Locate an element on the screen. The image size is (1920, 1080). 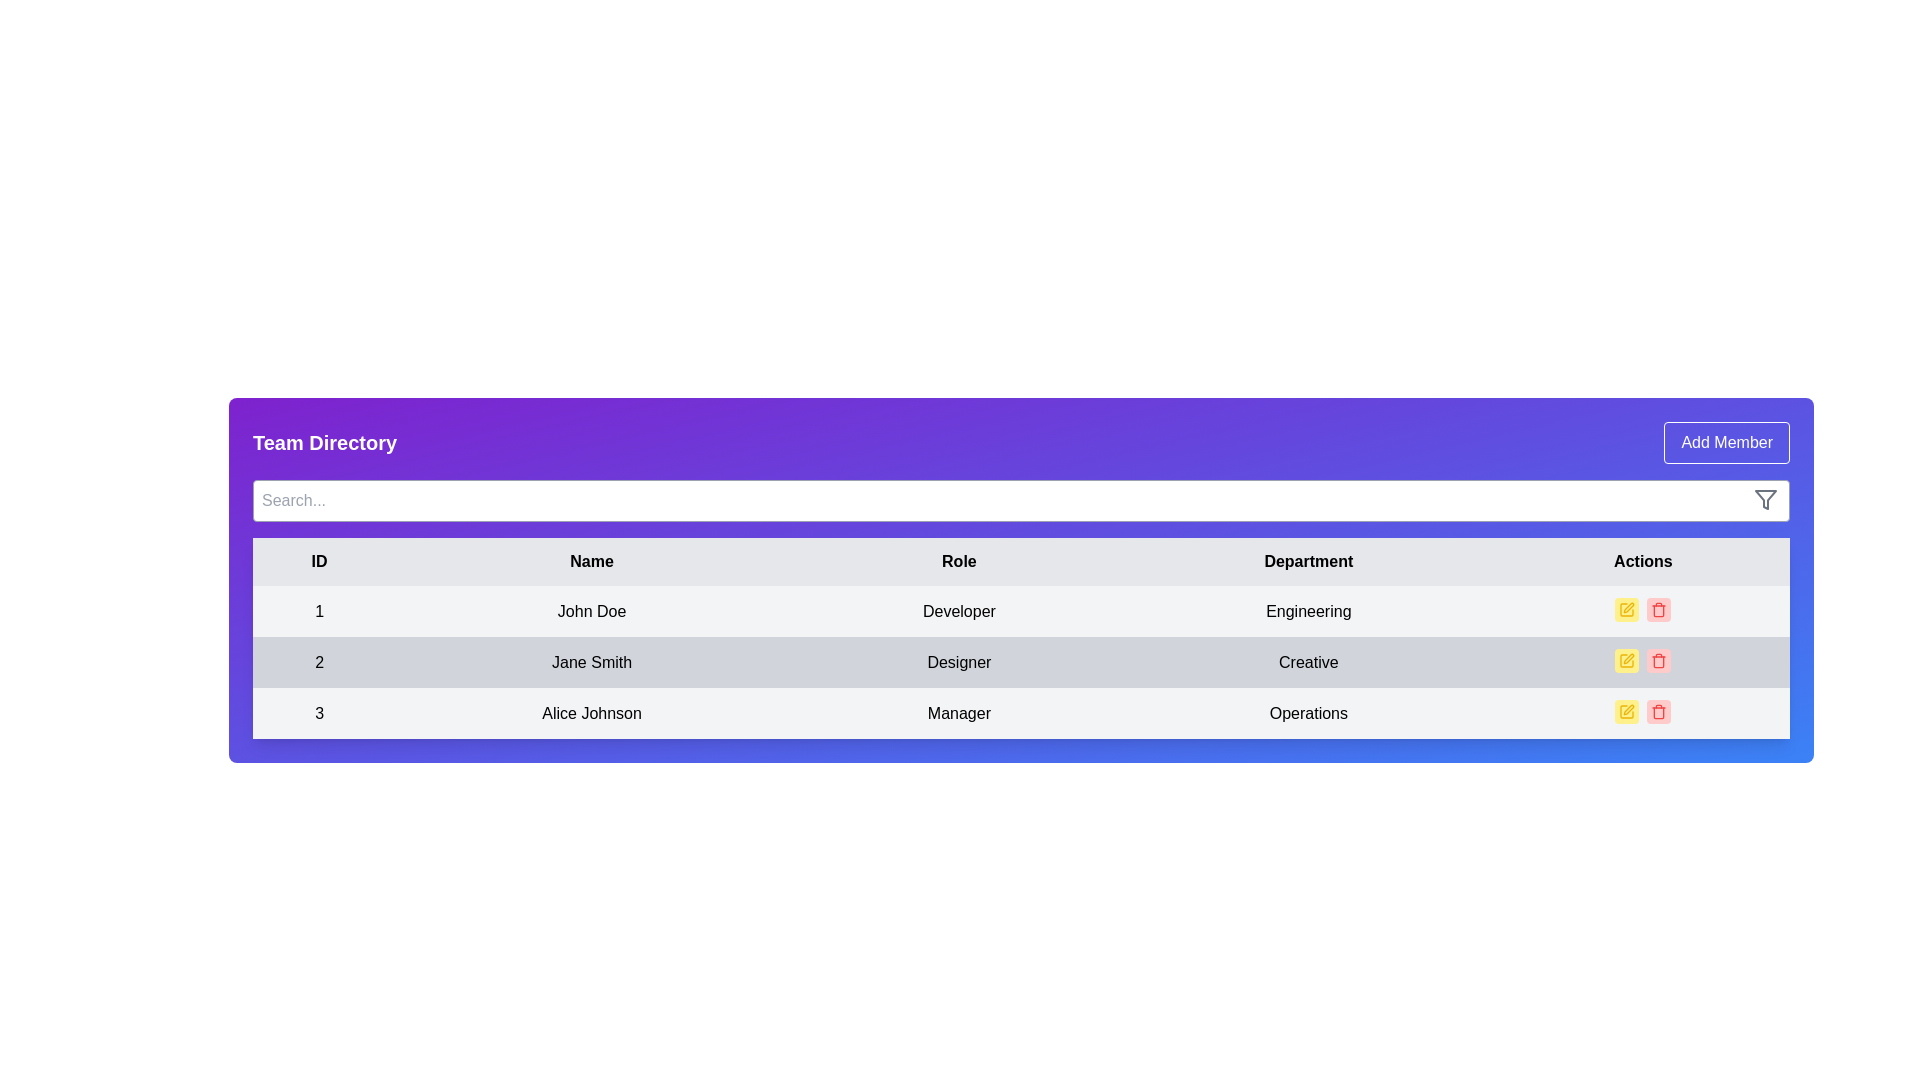
the static text label displaying the name associated with the third row of the table, located in the 'Name' column is located at coordinates (591, 712).